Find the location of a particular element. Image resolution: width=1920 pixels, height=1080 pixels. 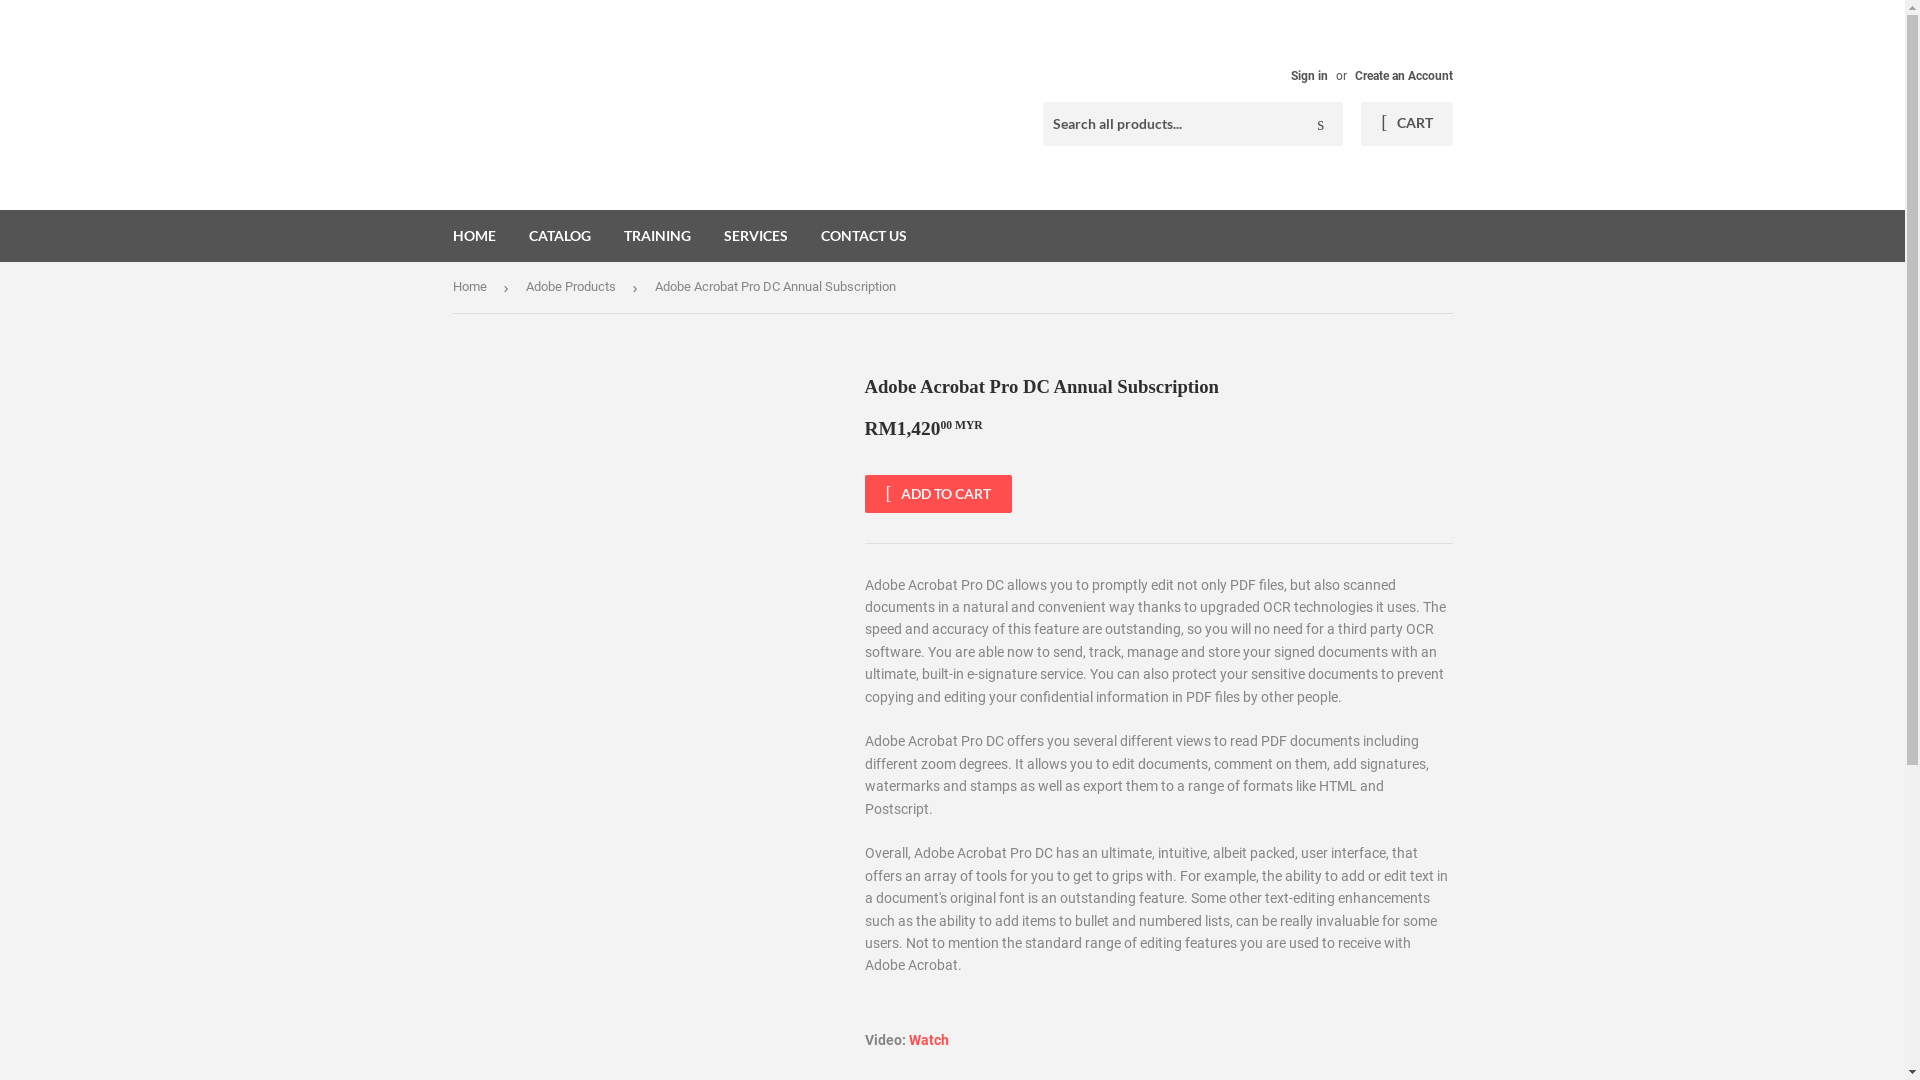

'ADD TO CART' is located at coordinates (936, 493).